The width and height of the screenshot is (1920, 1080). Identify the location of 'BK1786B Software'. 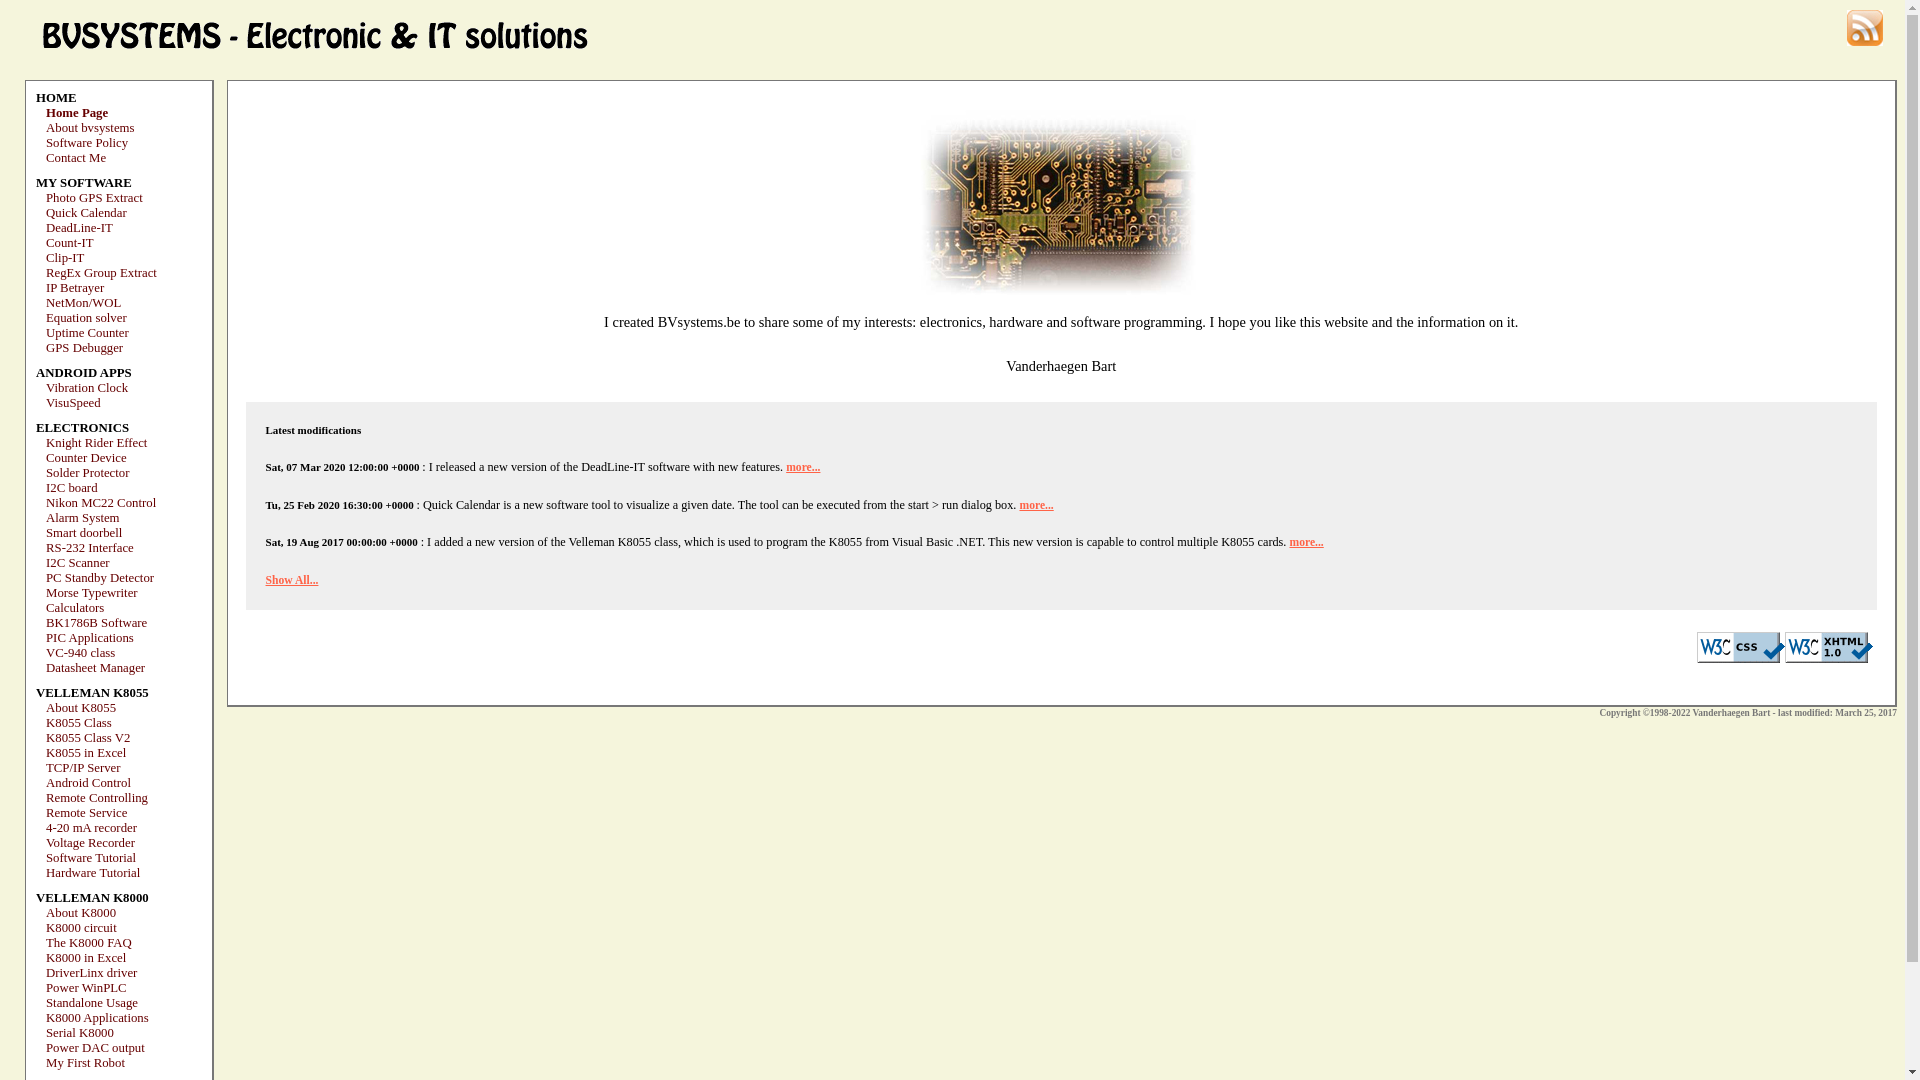
(95, 622).